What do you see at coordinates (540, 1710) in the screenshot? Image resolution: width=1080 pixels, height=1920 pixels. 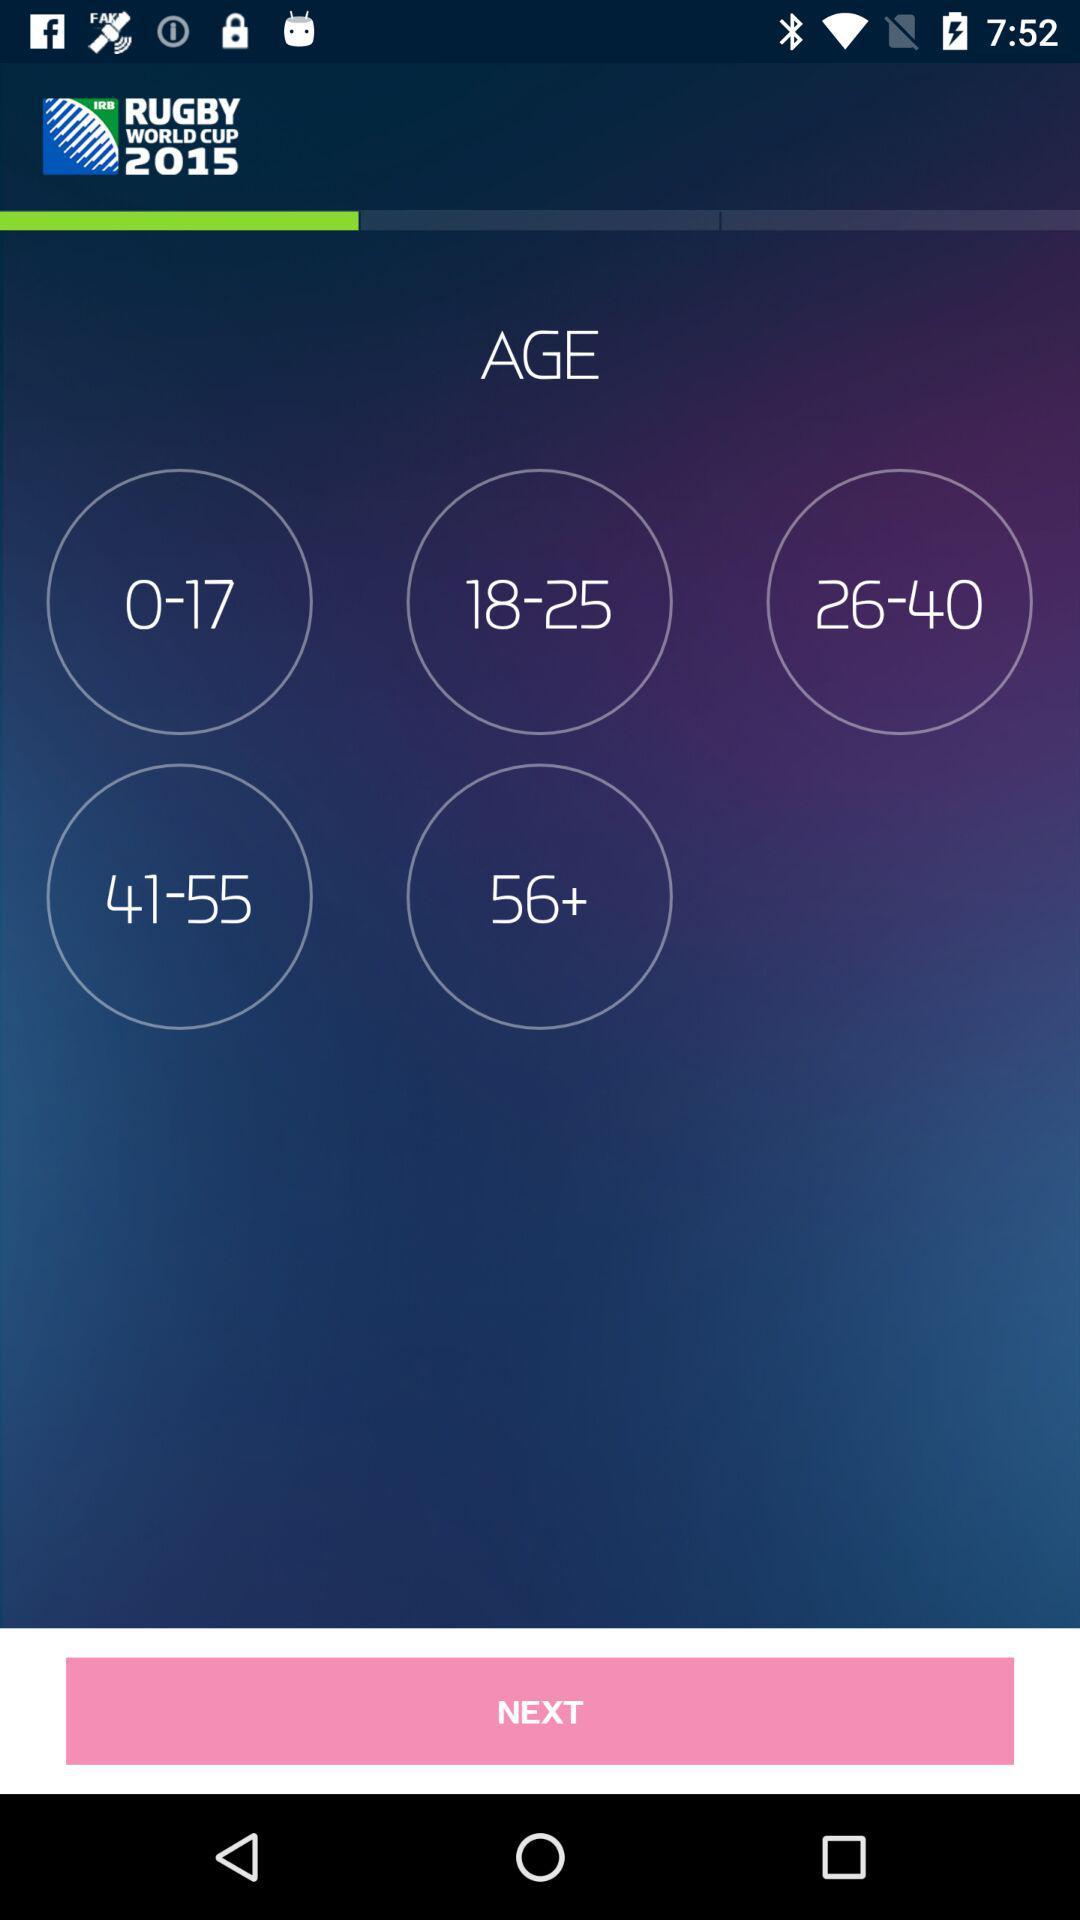 I see `item below 41-55 item` at bounding box center [540, 1710].